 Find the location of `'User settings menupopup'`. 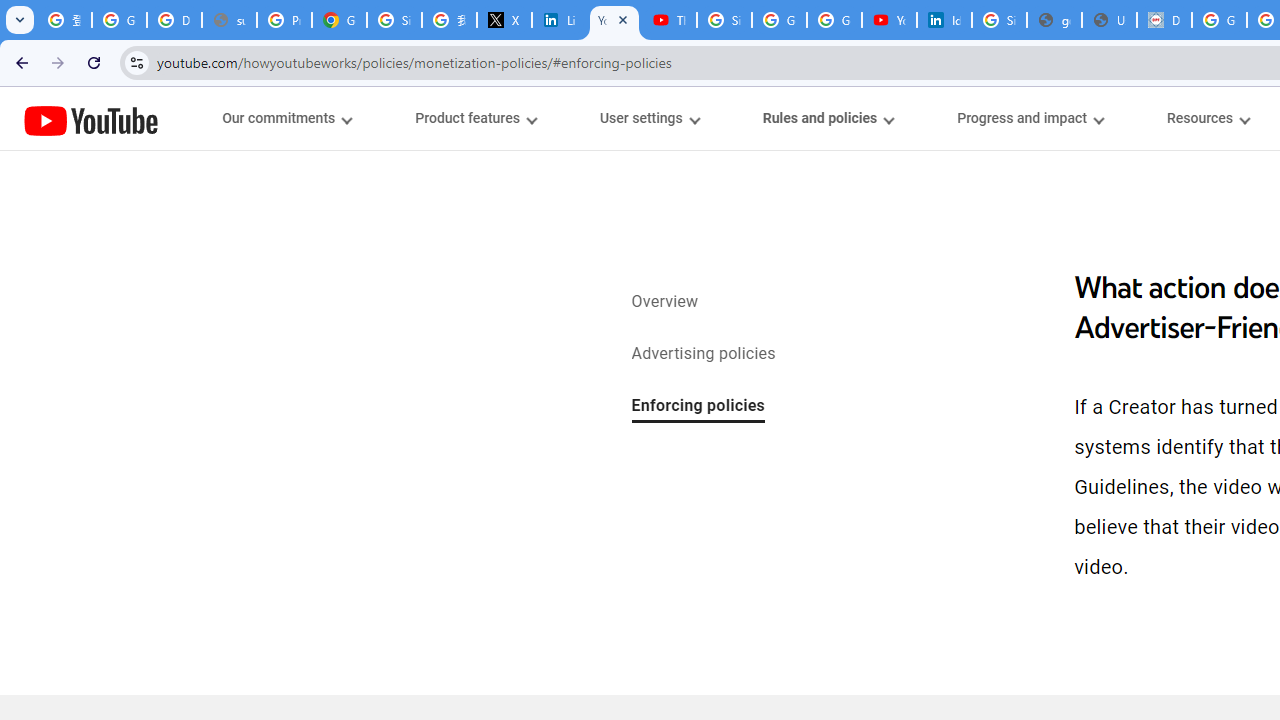

'User settings menupopup' is located at coordinates (648, 118).